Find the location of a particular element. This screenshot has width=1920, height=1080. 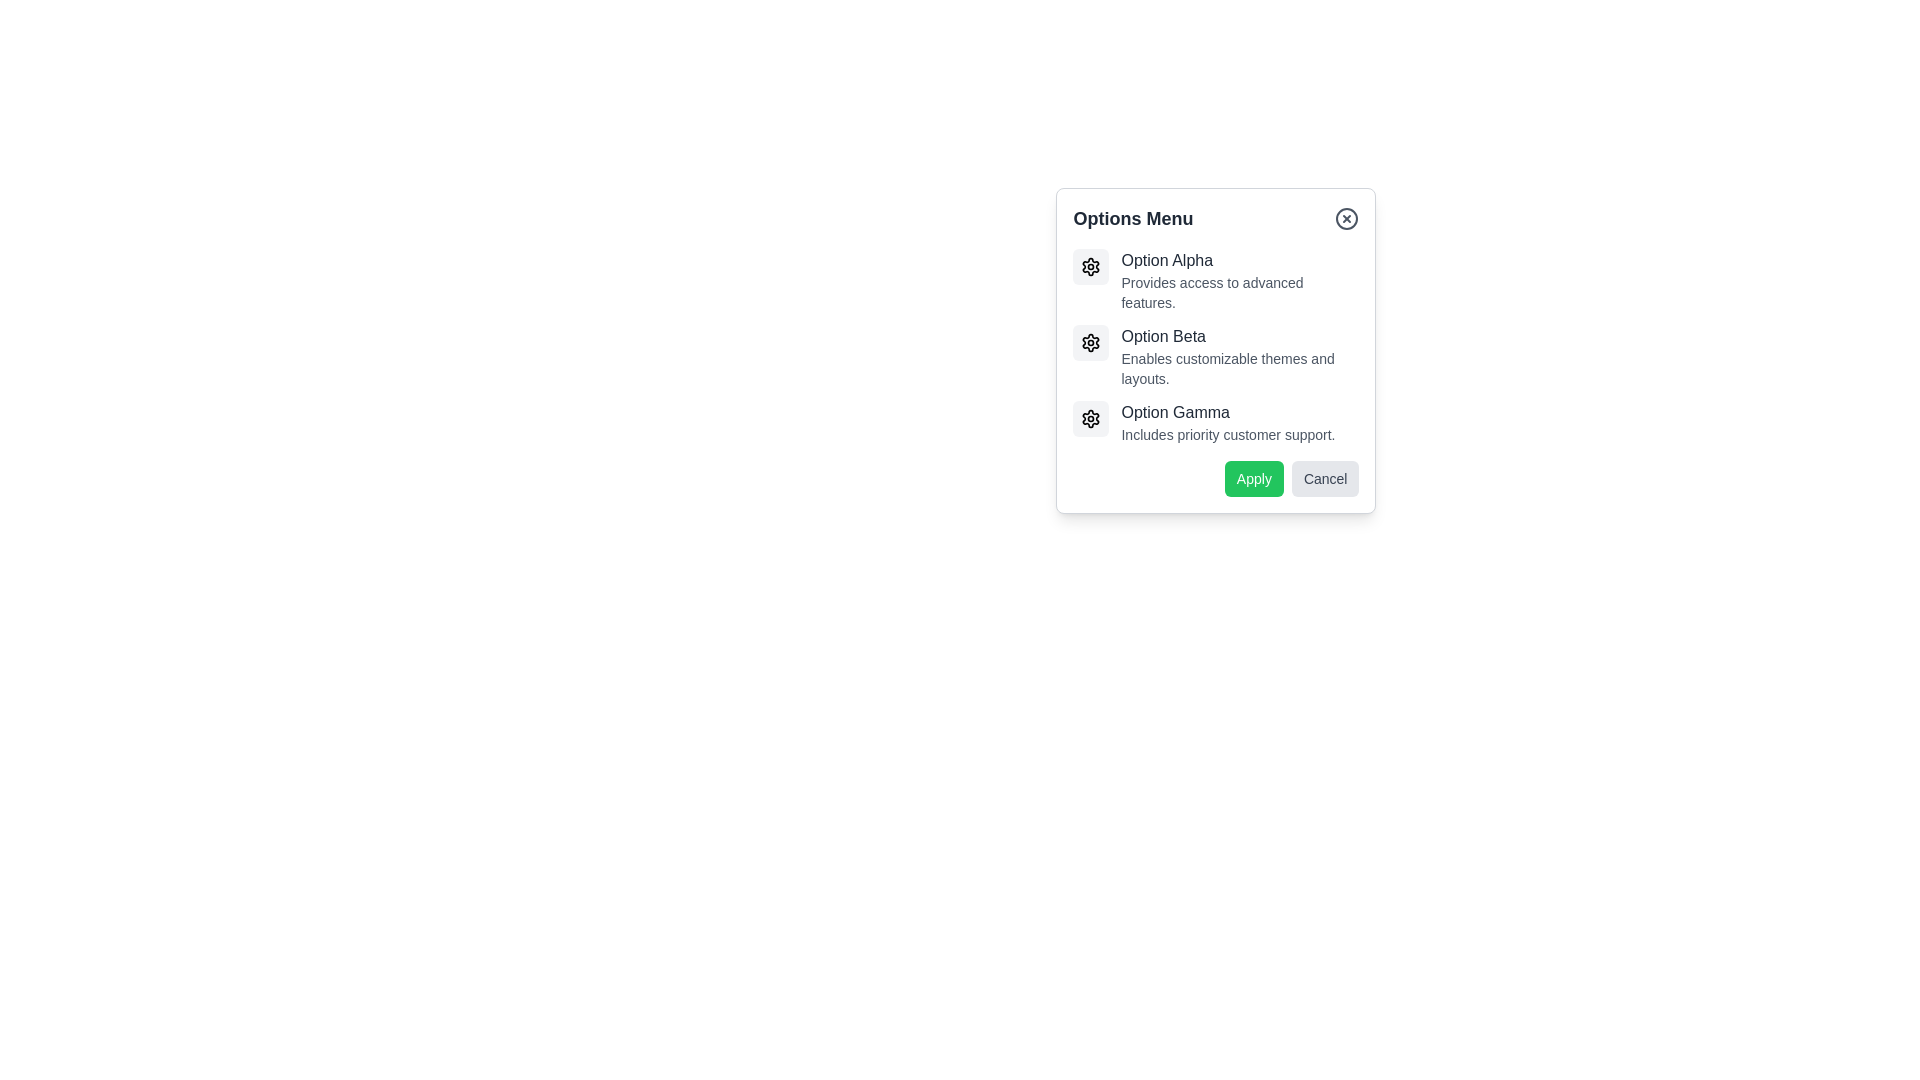

displayed text of the third item in the vertically aligned options list within the 'Options Menu' modal, which provides information about the 'Option Gamma' selection and its priority customer support is located at coordinates (1227, 422).